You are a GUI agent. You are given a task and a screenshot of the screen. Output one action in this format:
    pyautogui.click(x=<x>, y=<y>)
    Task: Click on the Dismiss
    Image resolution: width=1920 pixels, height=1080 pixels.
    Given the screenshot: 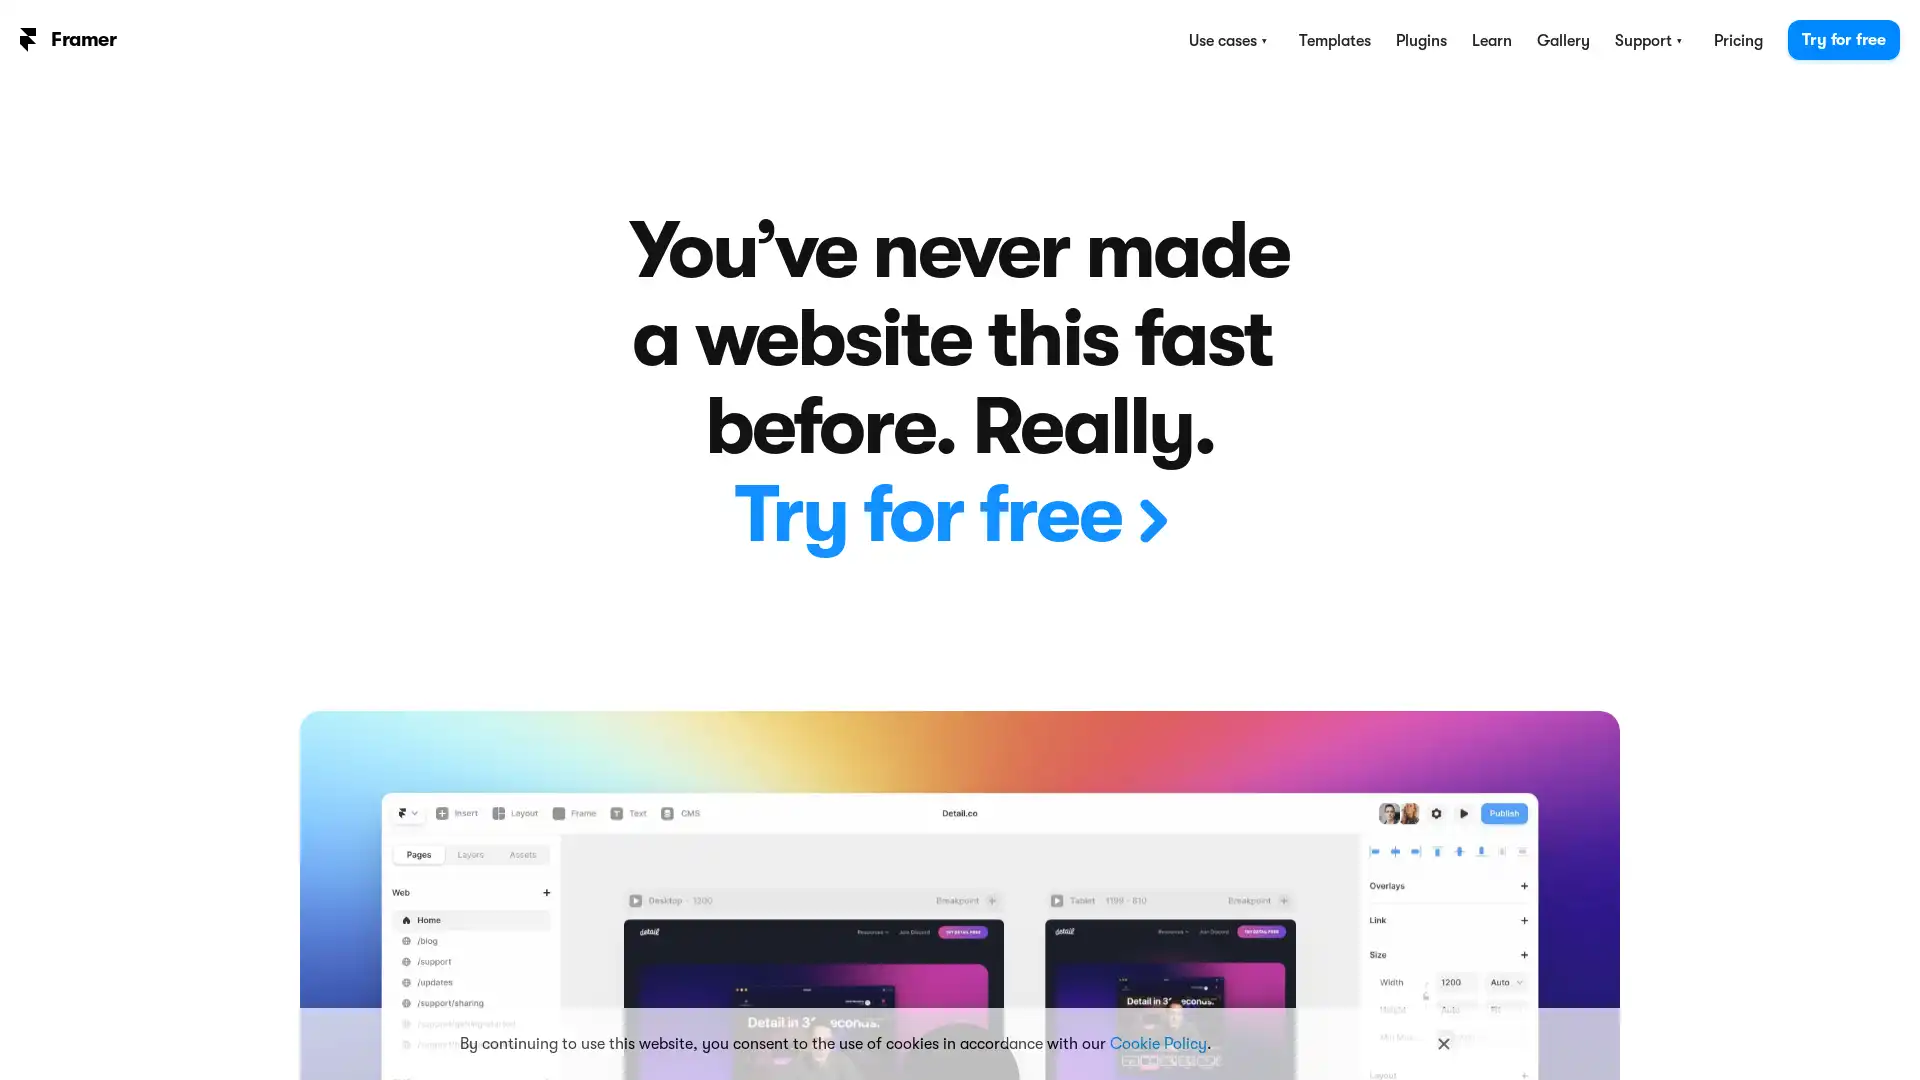 What is the action you would take?
    pyautogui.click(x=1444, y=1043)
    